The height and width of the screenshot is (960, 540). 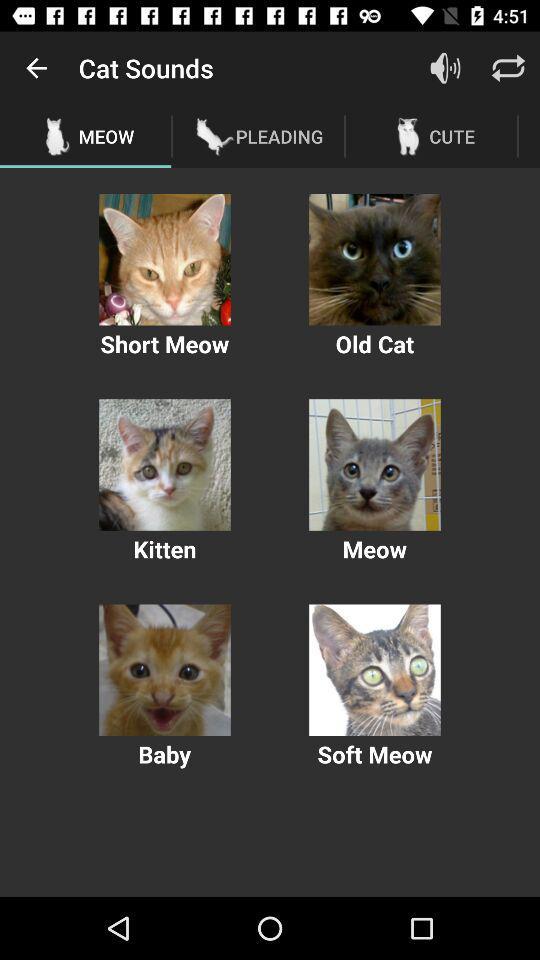 I want to click on selects the meow sound, so click(x=374, y=465).